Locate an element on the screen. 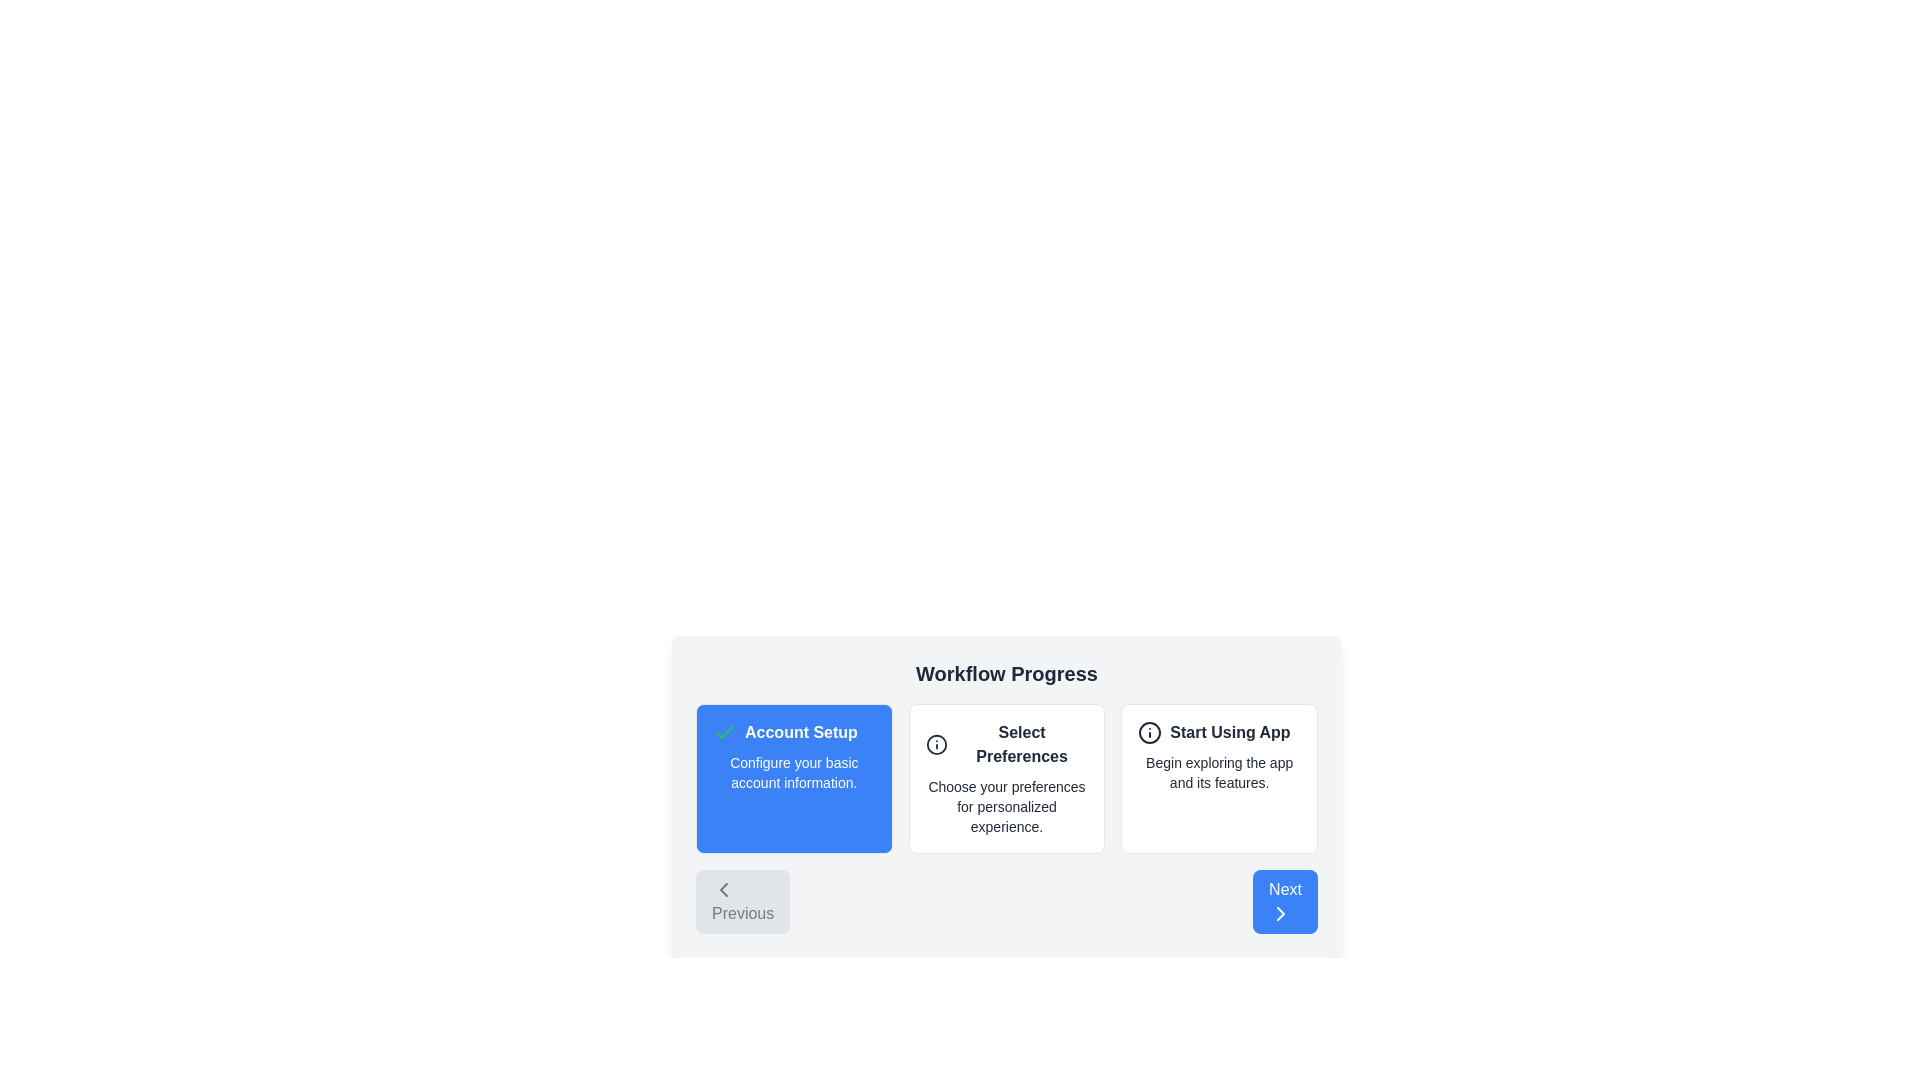 The width and height of the screenshot is (1920, 1080). the Informational Card, which is the third item in a three-item horizontally aligned list, located to the right of the 'Select Preferences' element and to the far right of the 'Account Setup' card is located at coordinates (1218, 778).